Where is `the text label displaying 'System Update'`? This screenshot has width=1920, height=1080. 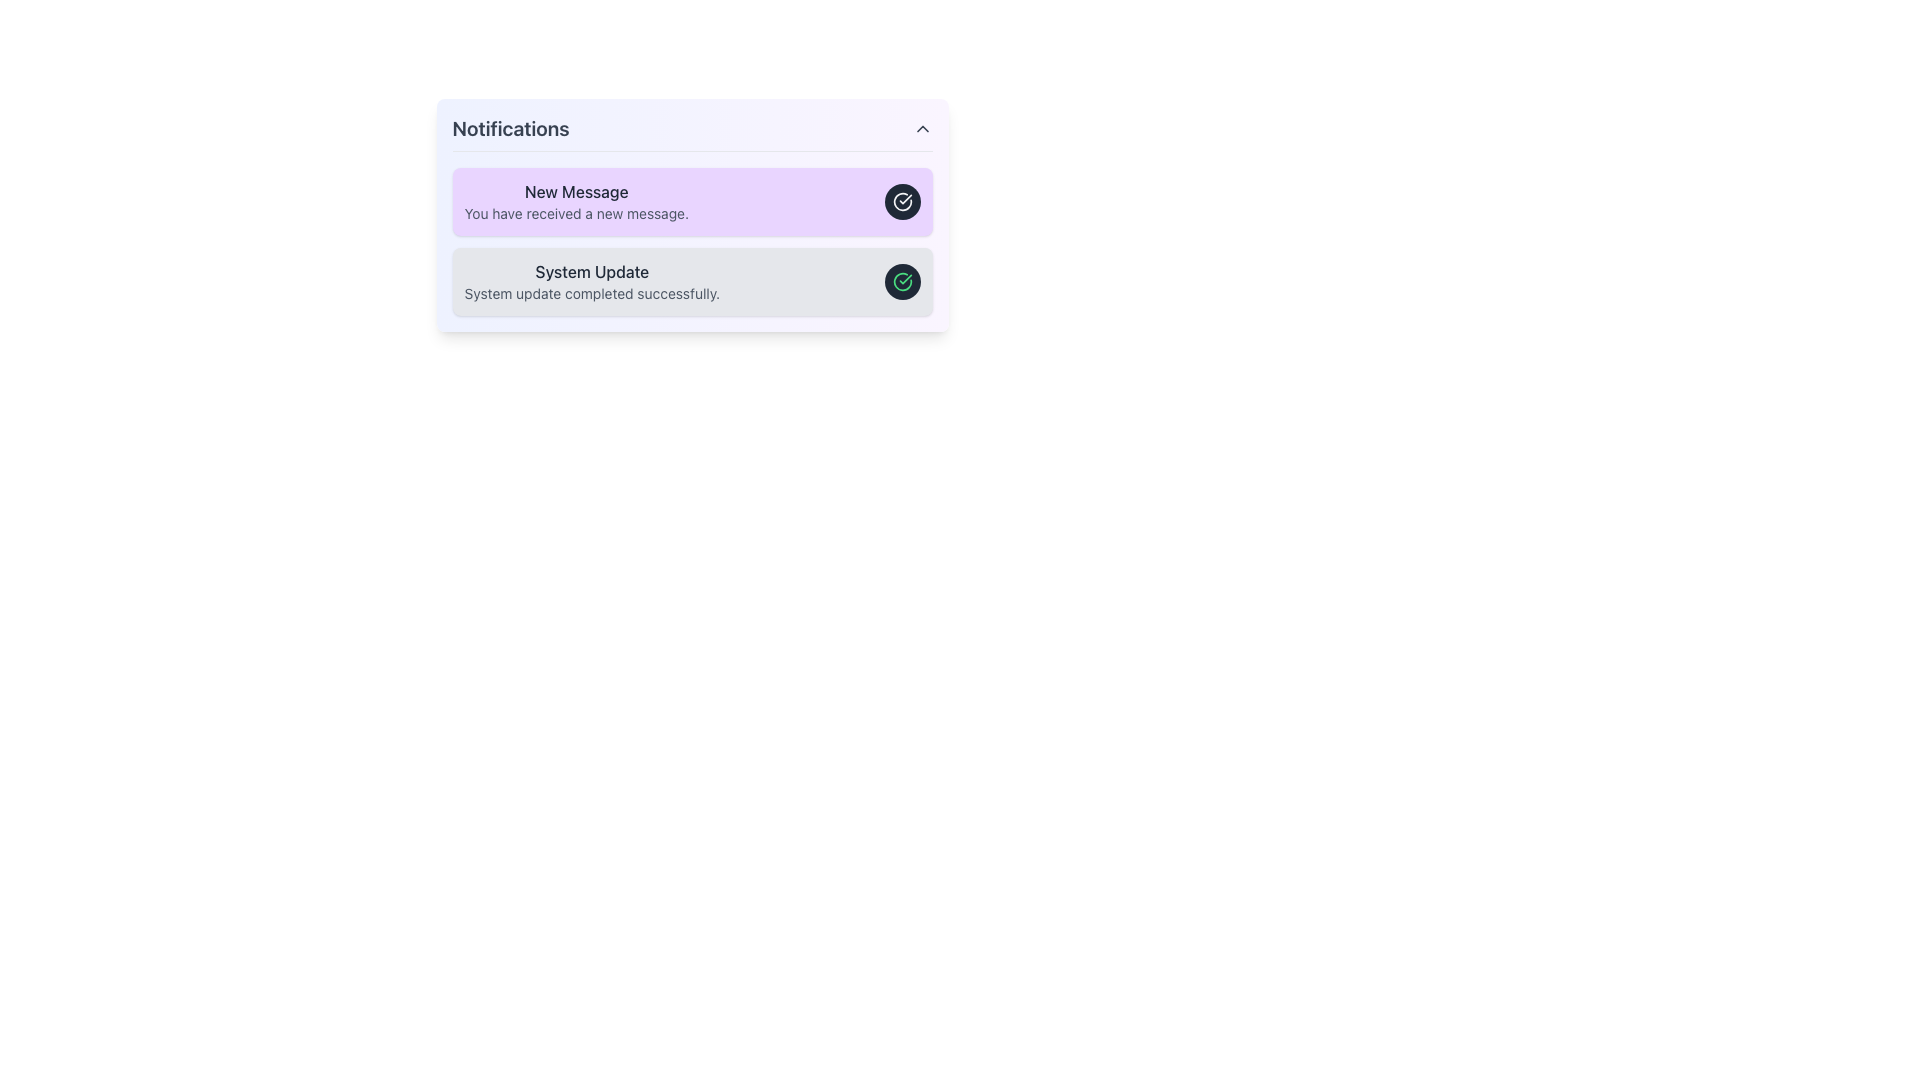 the text label displaying 'System Update' is located at coordinates (591, 272).